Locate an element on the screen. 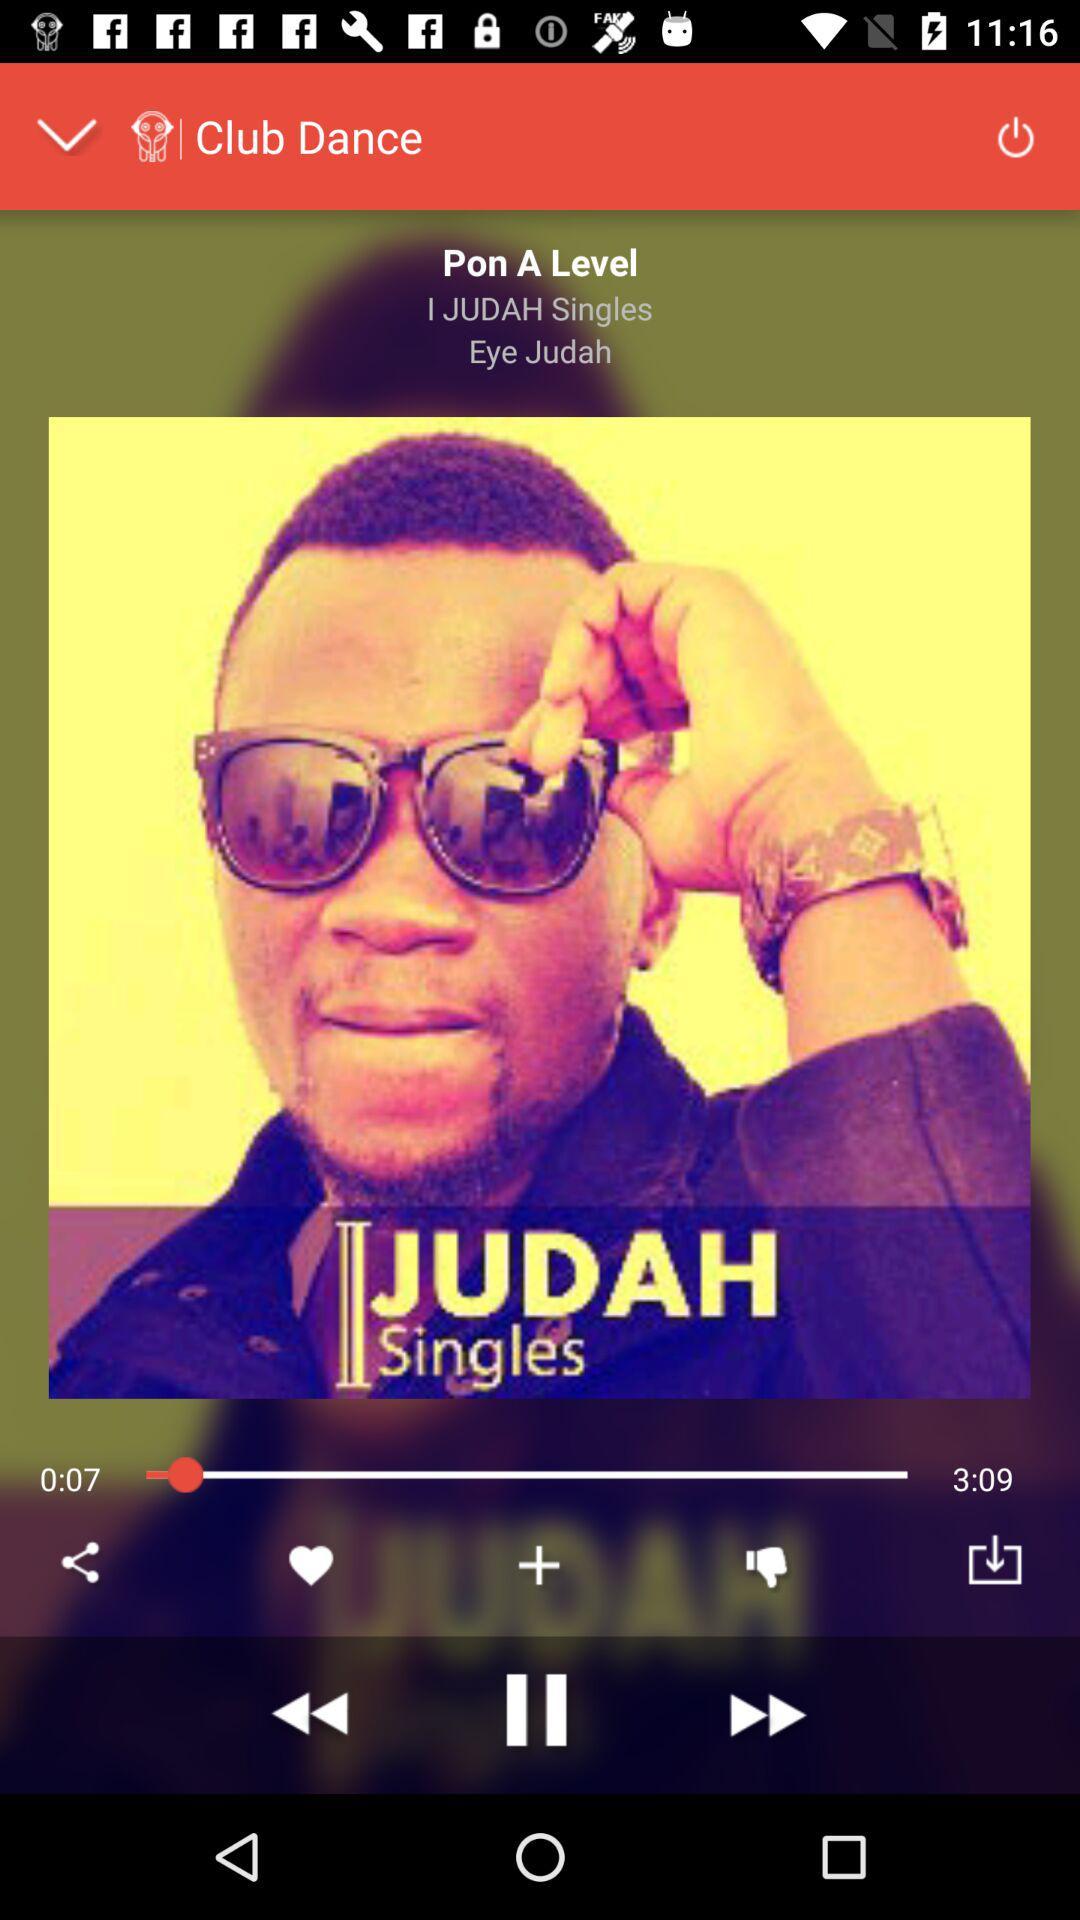 Image resolution: width=1080 pixels, height=1920 pixels. music list is located at coordinates (540, 1564).